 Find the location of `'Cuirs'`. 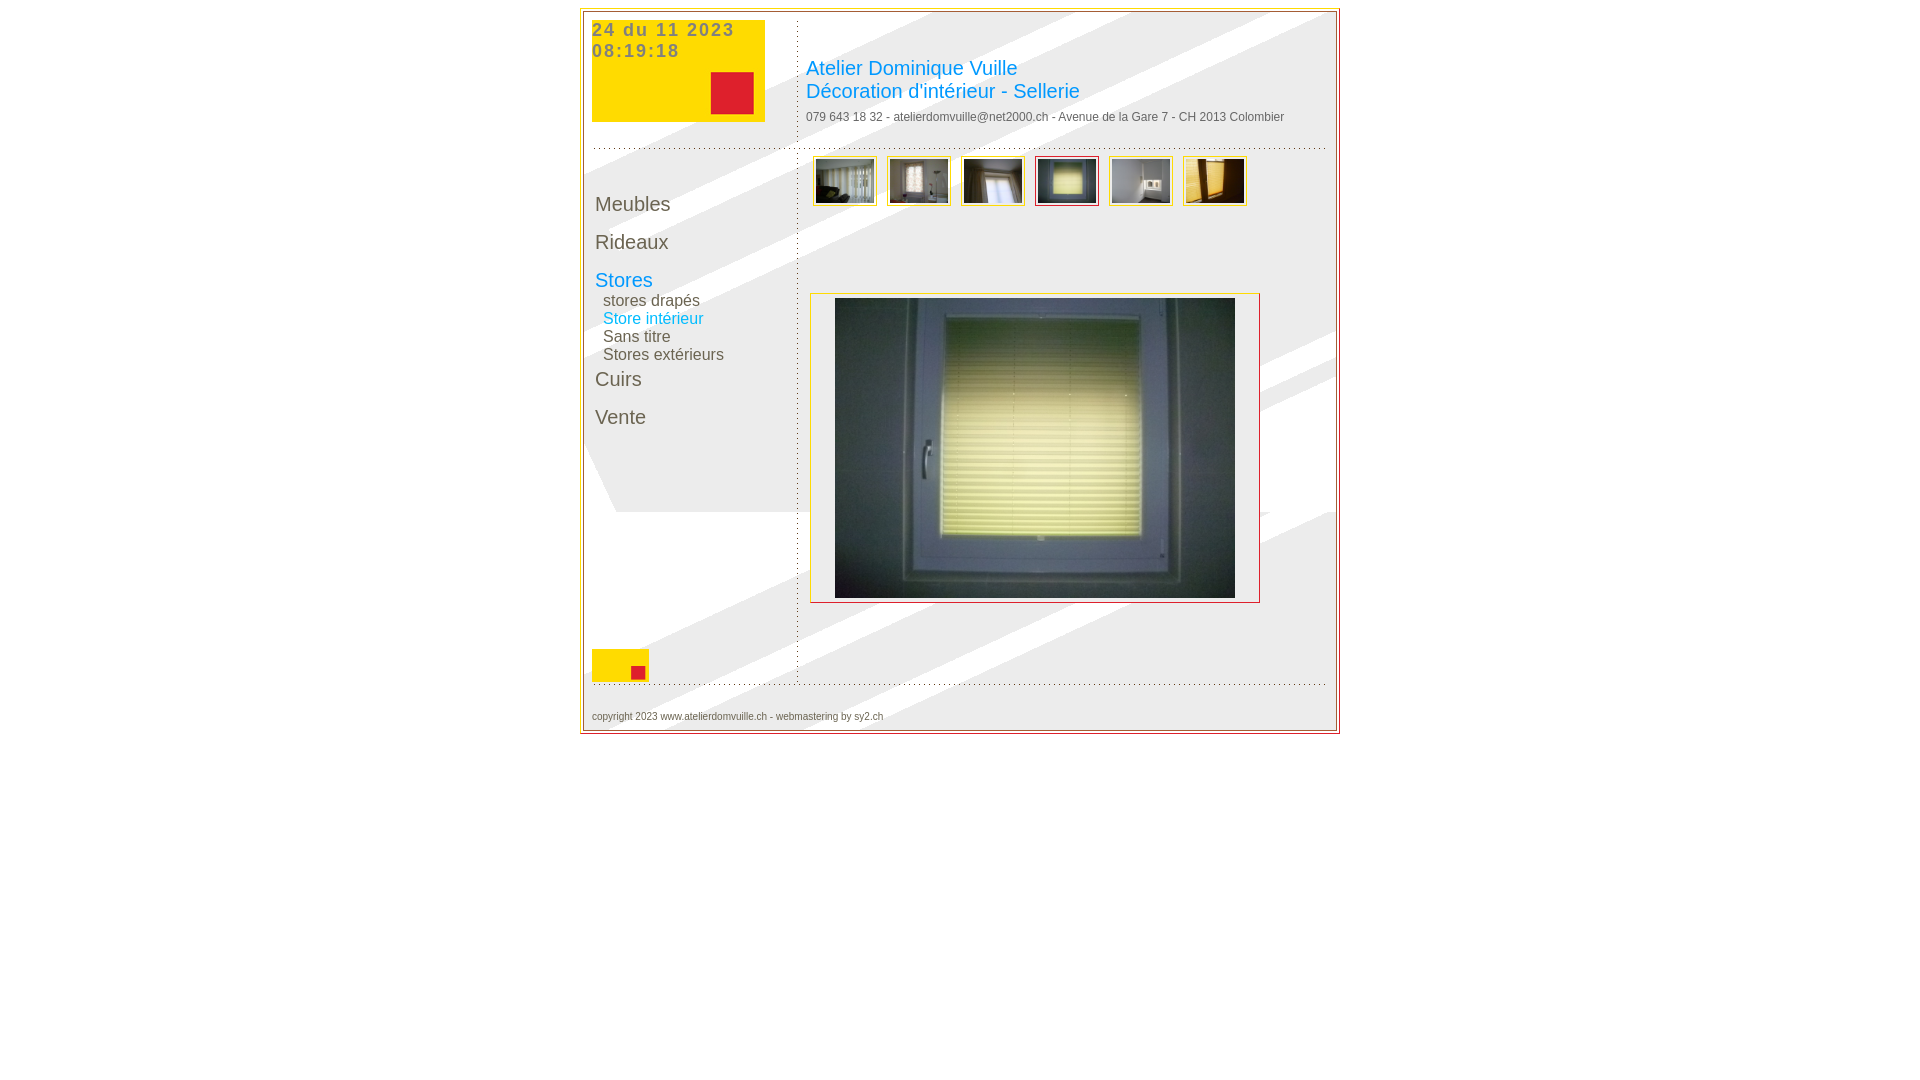

'Cuirs' is located at coordinates (594, 378).